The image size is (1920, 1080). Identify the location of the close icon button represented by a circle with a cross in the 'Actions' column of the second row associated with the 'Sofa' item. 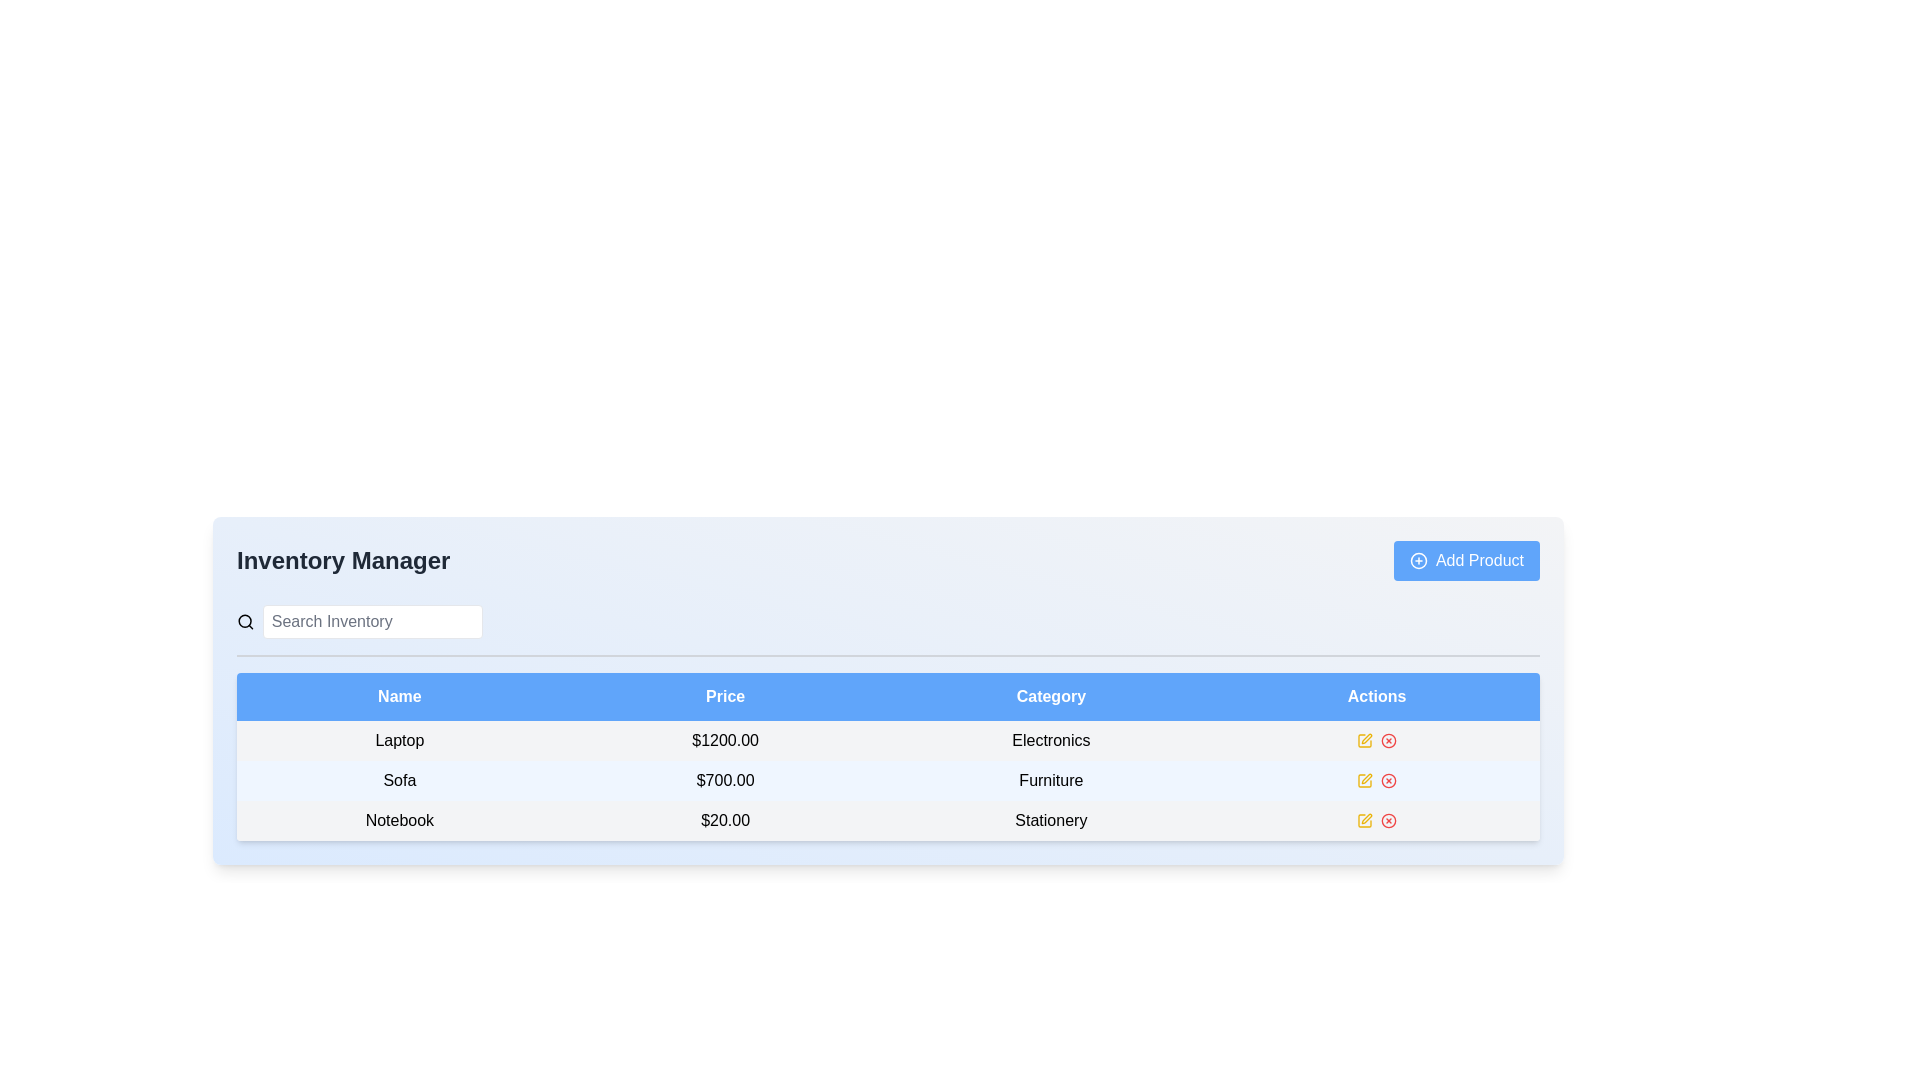
(1388, 779).